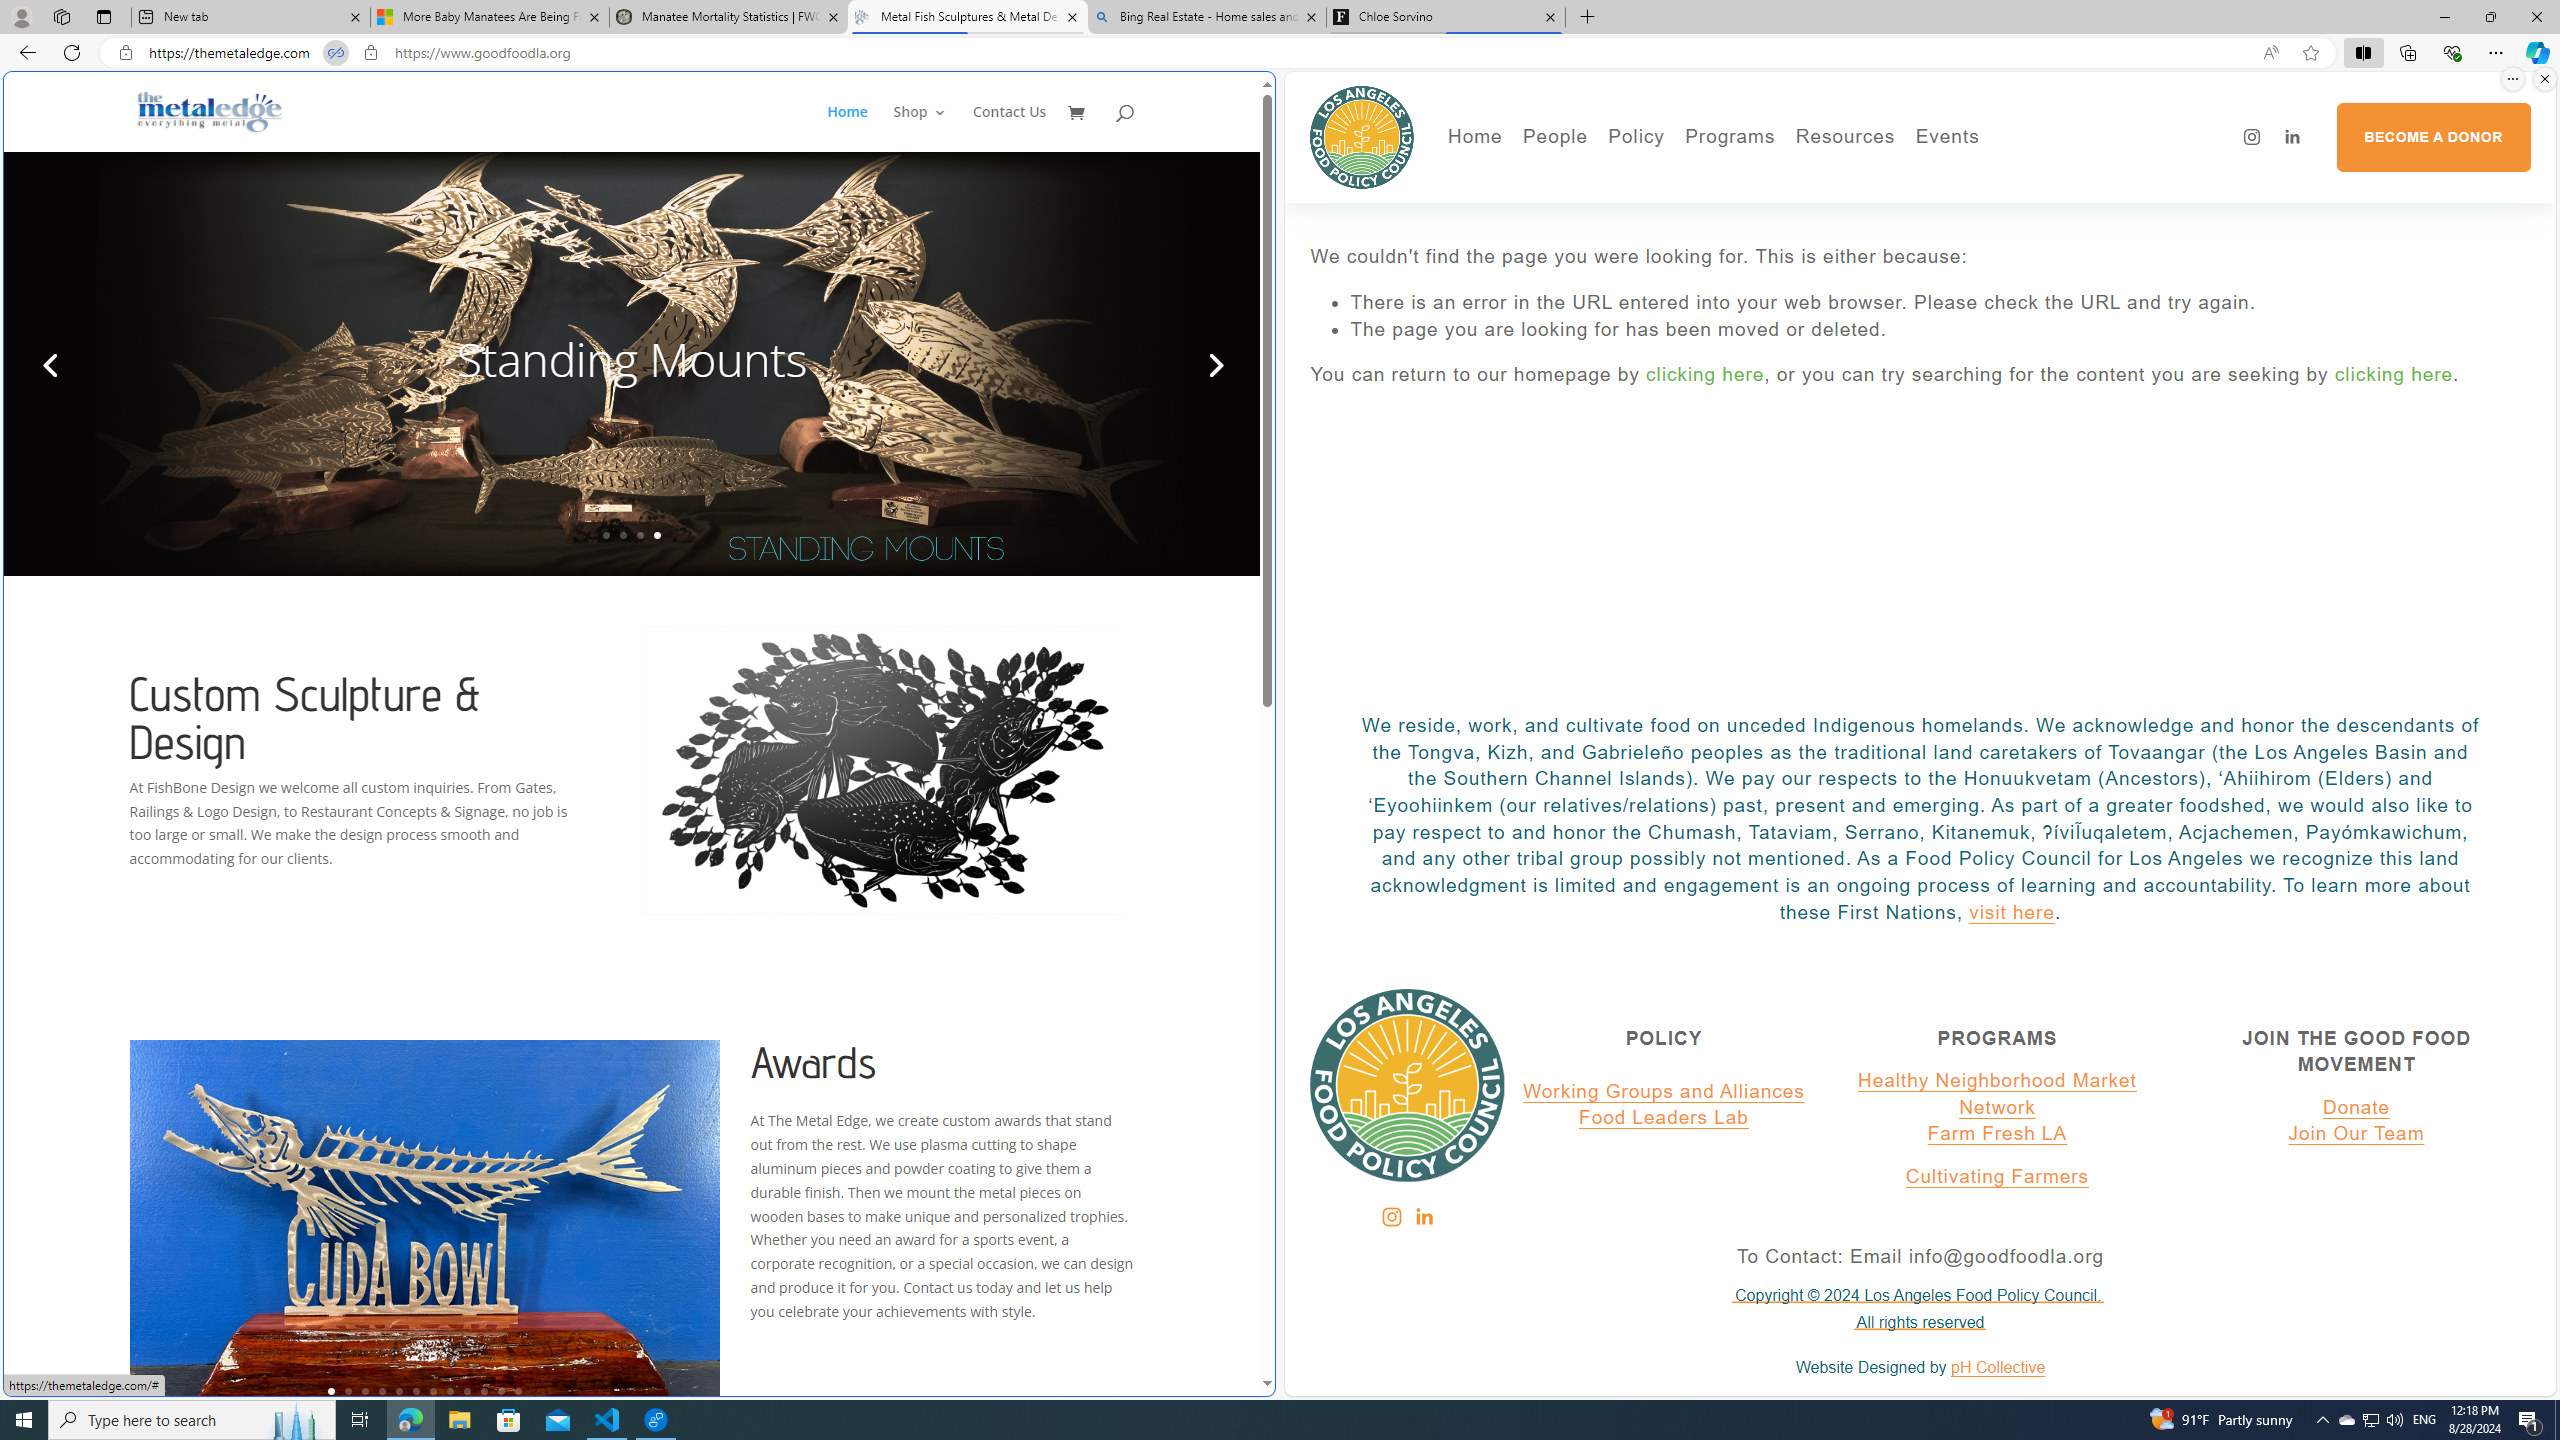 The image size is (2560, 1440). What do you see at coordinates (930, 127) in the screenshot?
I see `'Shop3'` at bounding box center [930, 127].